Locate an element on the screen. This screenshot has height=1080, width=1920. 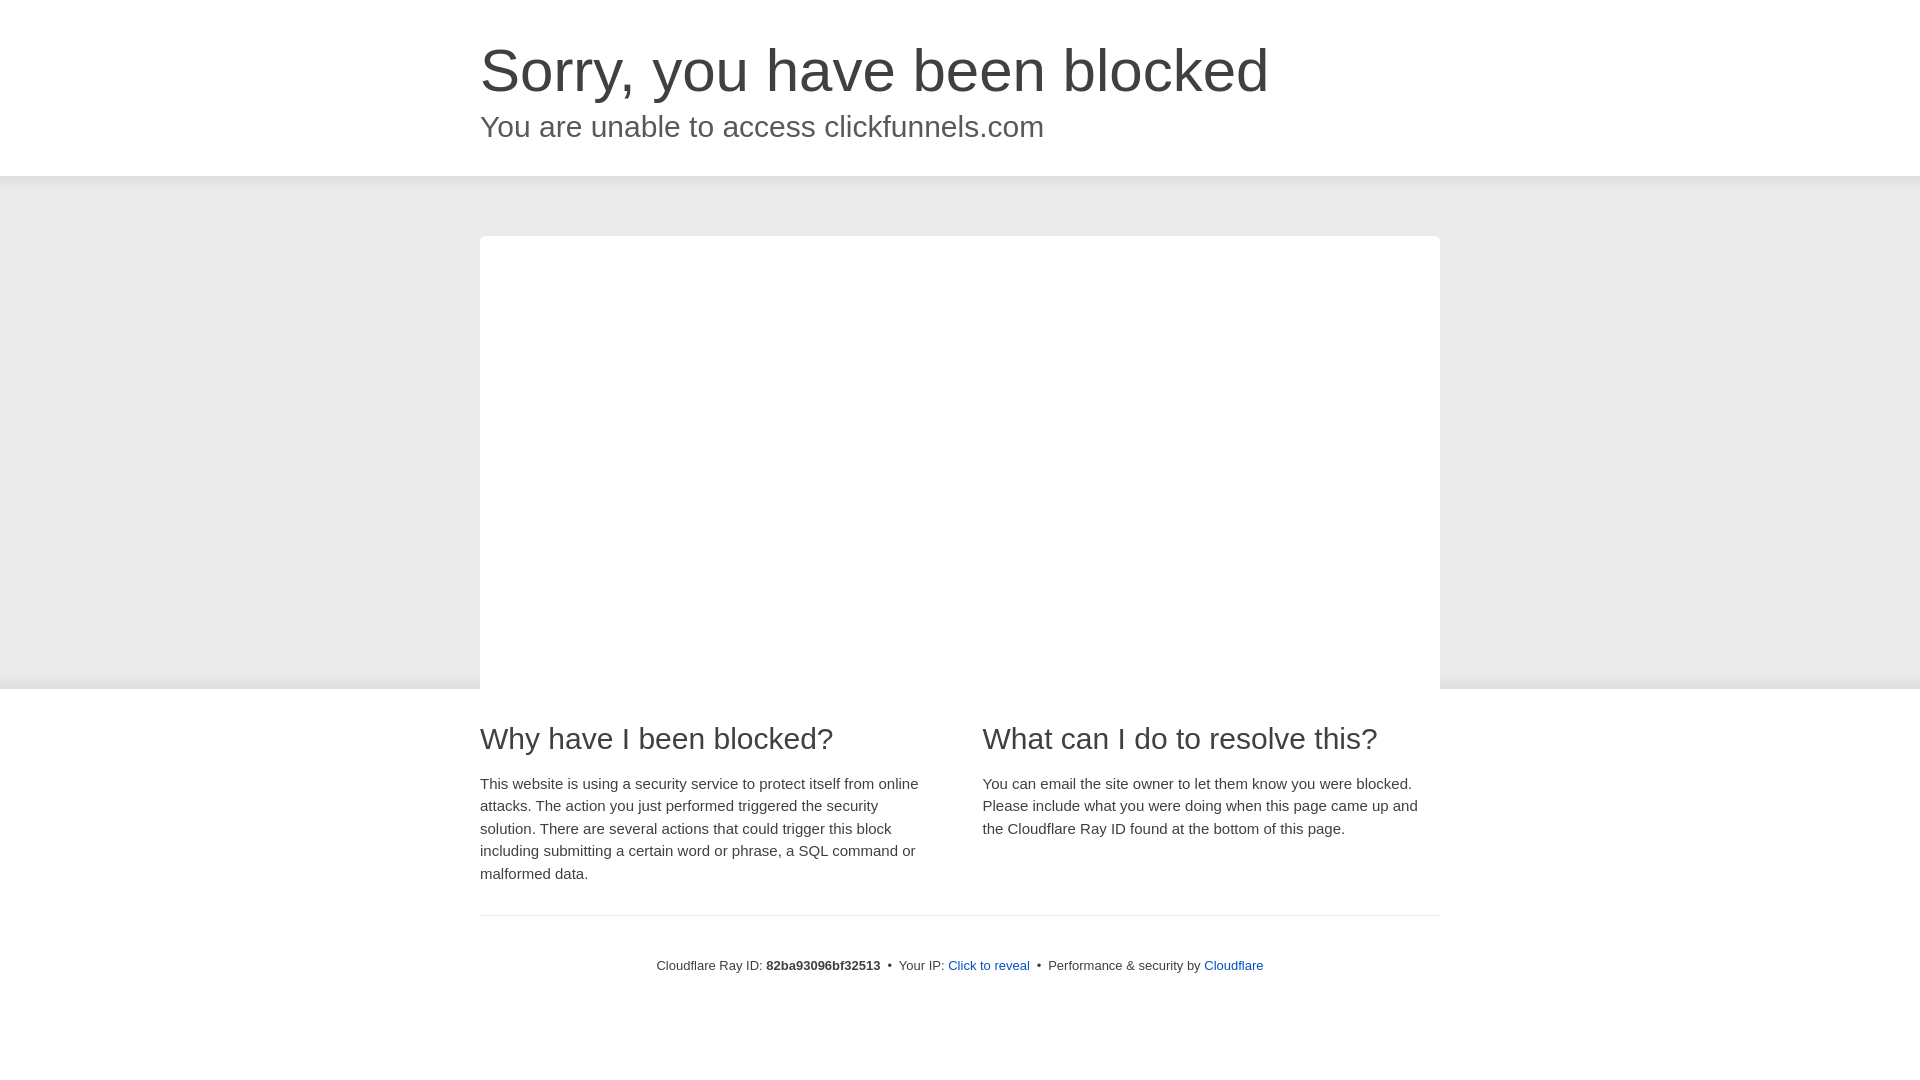
'Click to reveal' is located at coordinates (988, 964).